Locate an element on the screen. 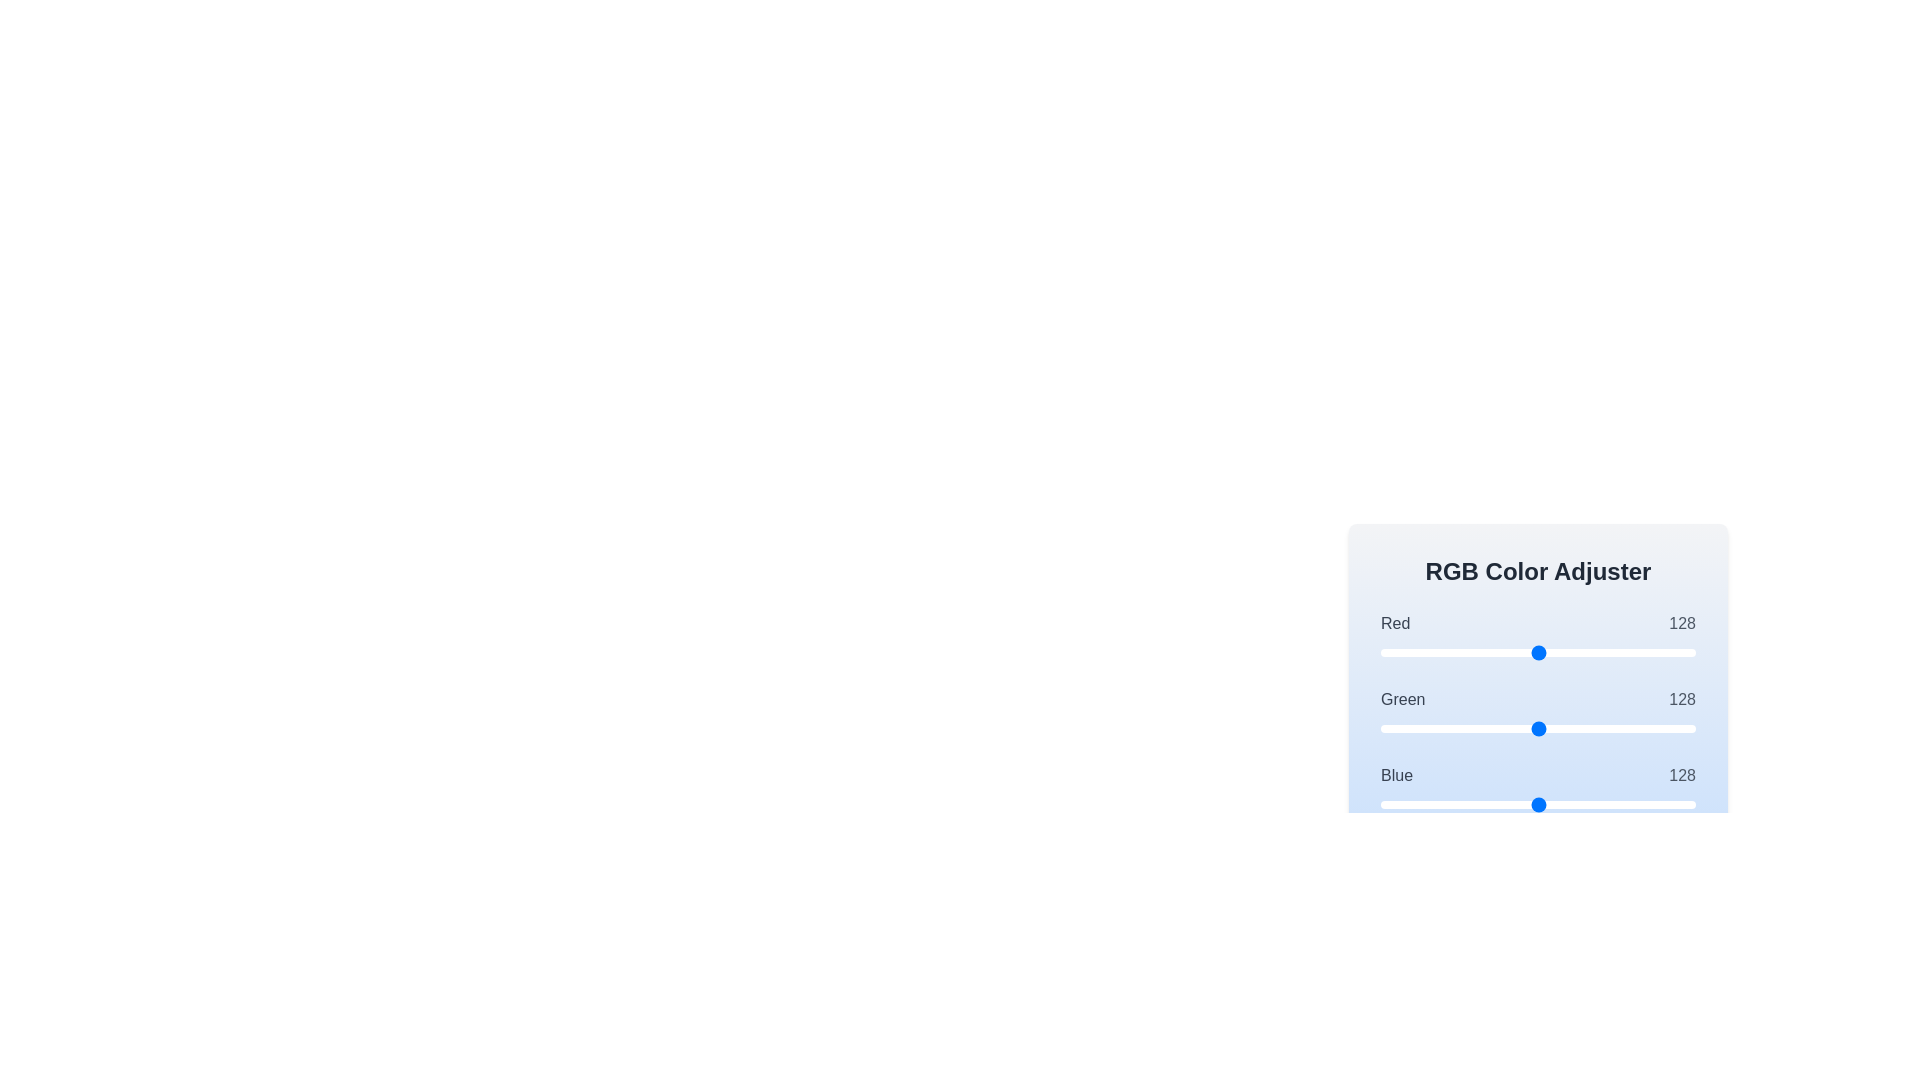 The height and width of the screenshot is (1080, 1920). the red slider to 22 by dragging or clicking on the slider is located at coordinates (1407, 652).